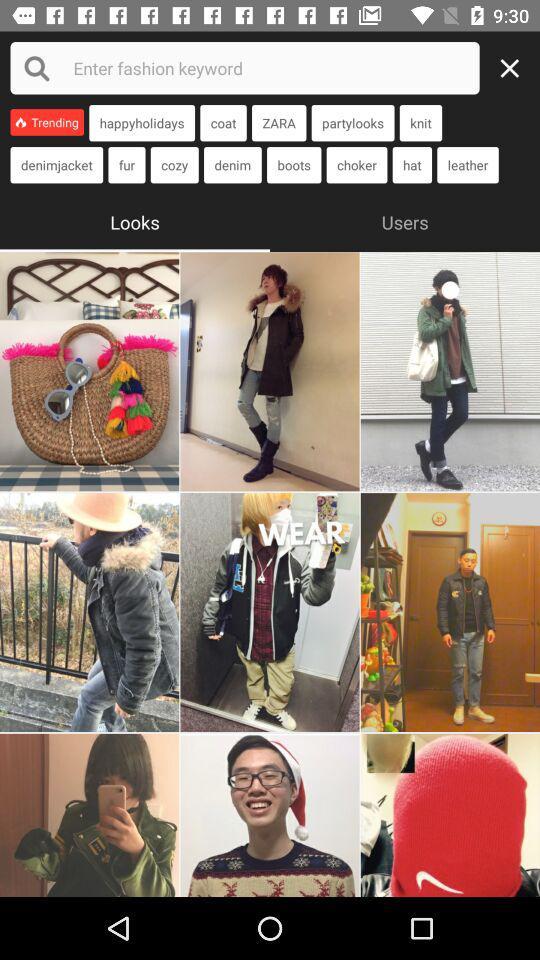 Image resolution: width=540 pixels, height=960 pixels. I want to click on outfit, so click(270, 815).